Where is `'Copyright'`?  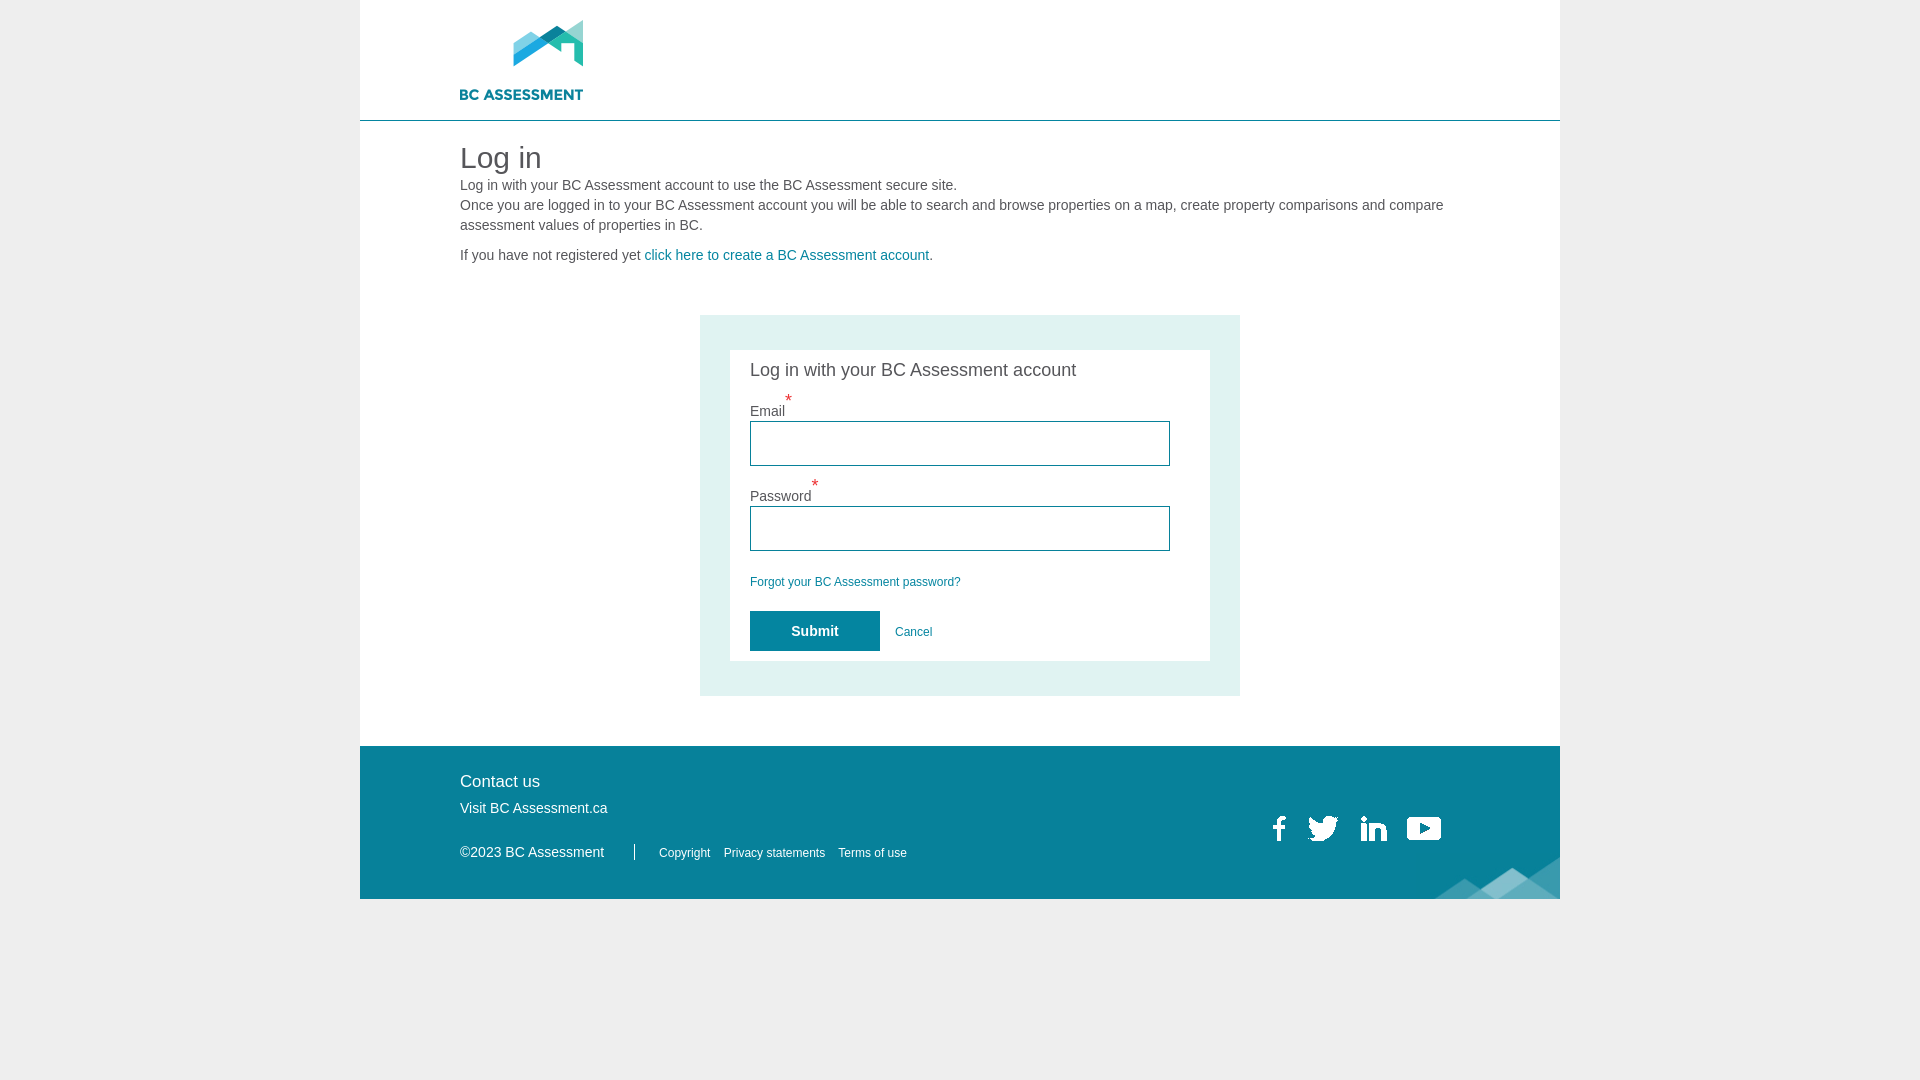
'Copyright' is located at coordinates (658, 852).